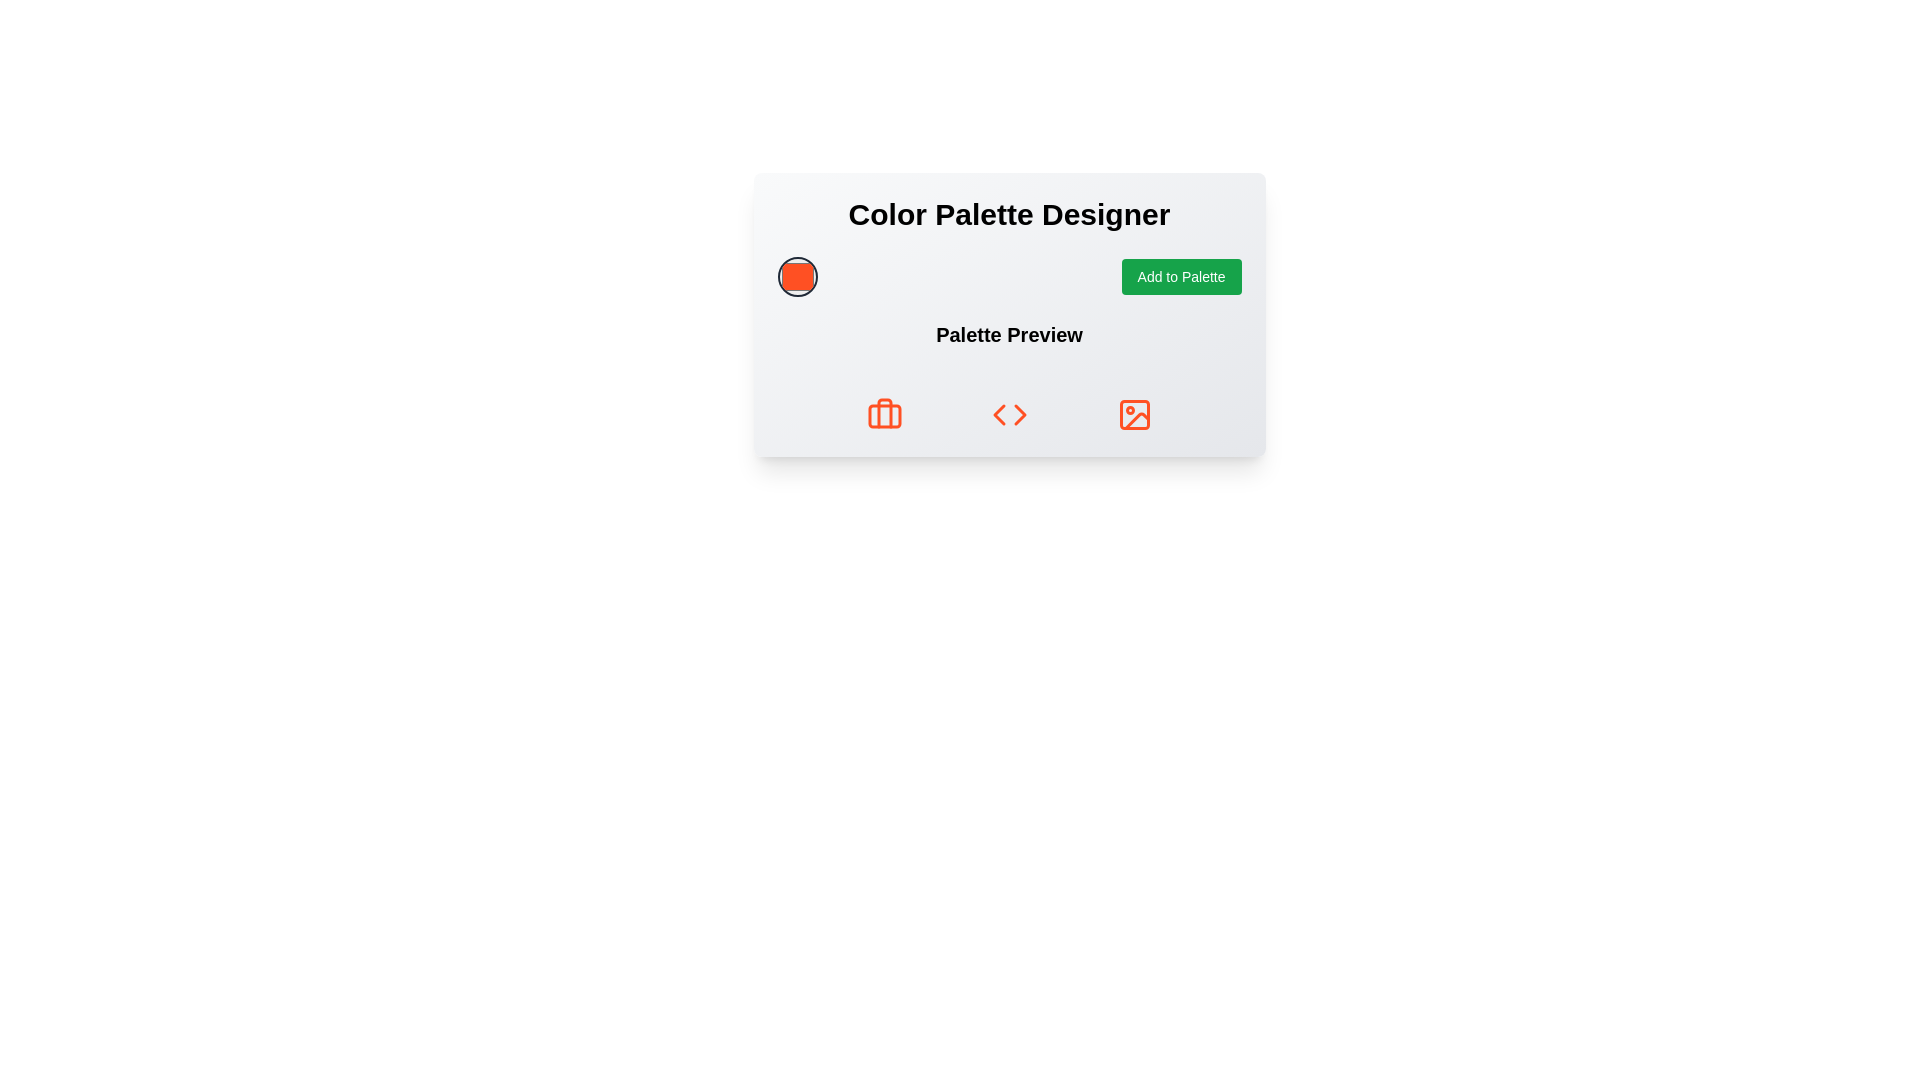 This screenshot has height=1080, width=1920. I want to click on the decorative vector graphic inside the third icon from the left in the bottom row of icons, so click(1136, 420).